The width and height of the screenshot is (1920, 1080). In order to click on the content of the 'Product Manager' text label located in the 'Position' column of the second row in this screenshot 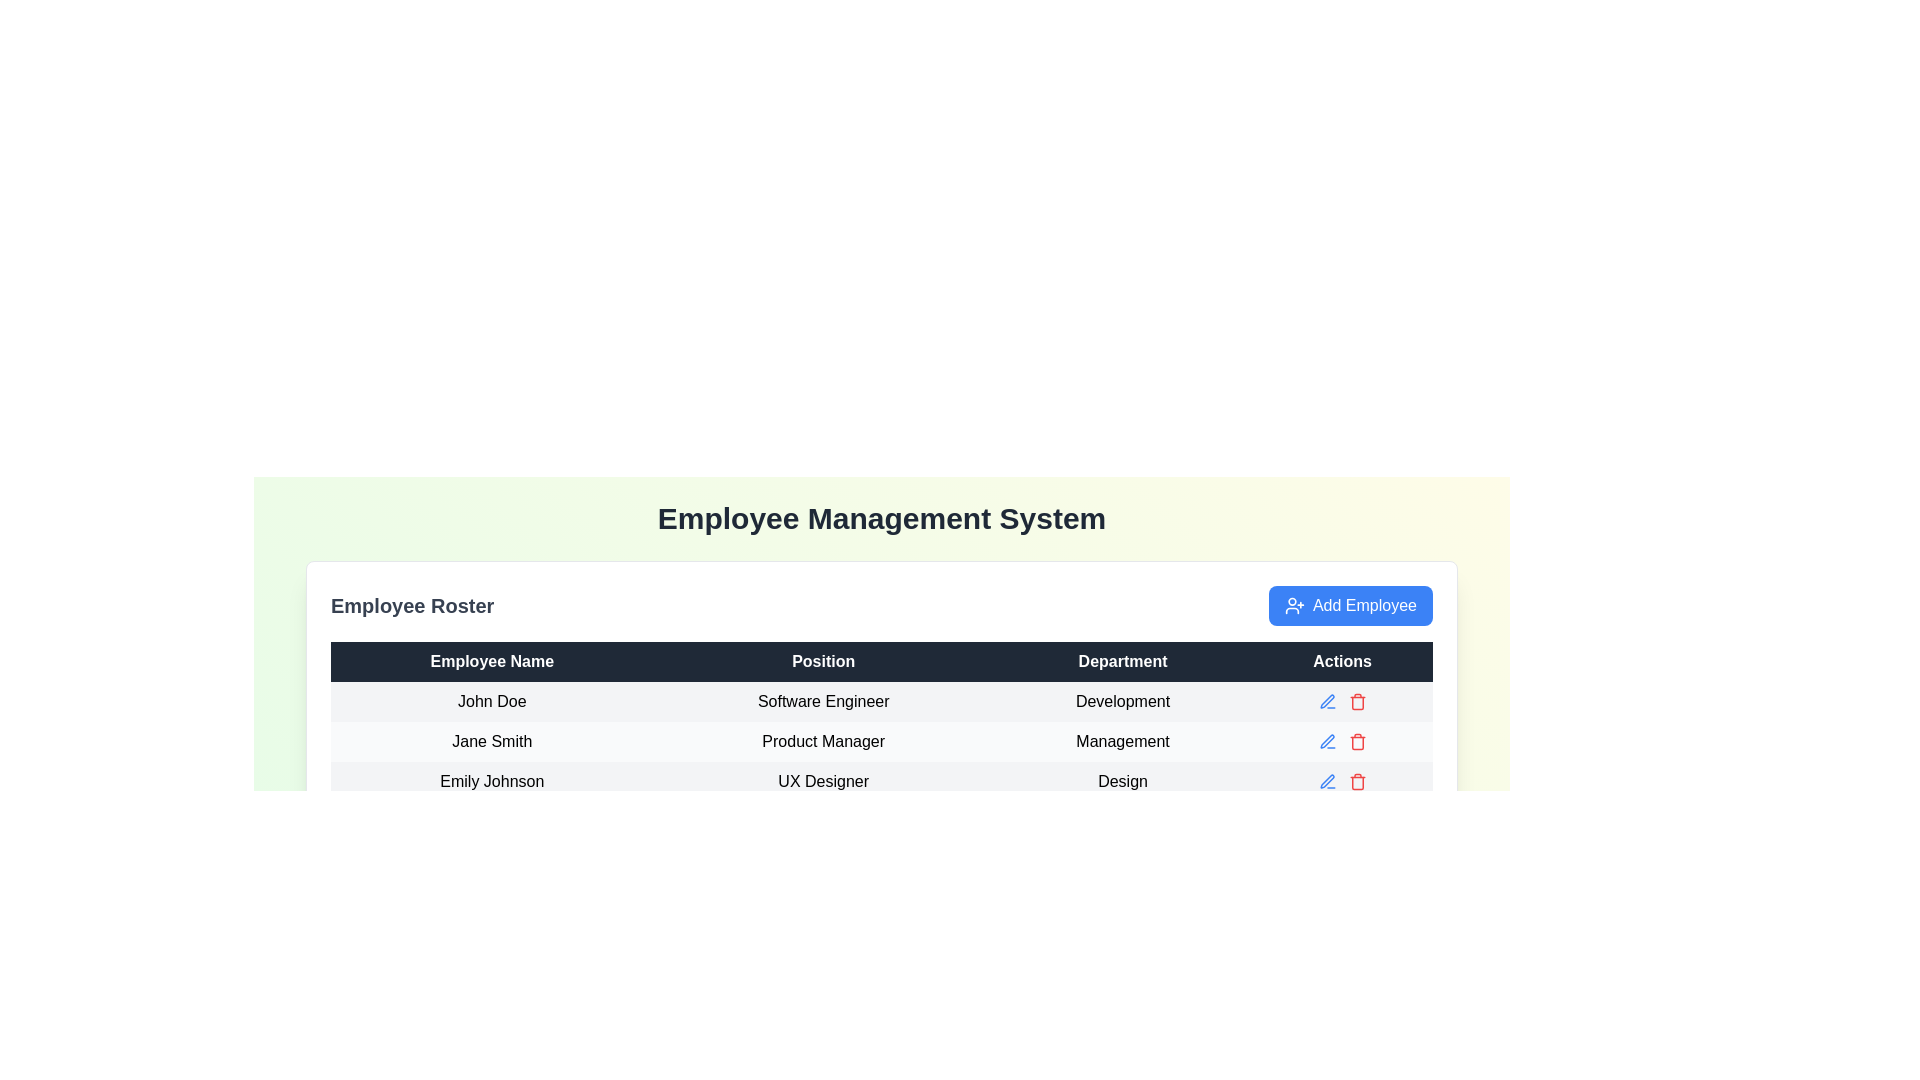, I will do `click(823, 741)`.